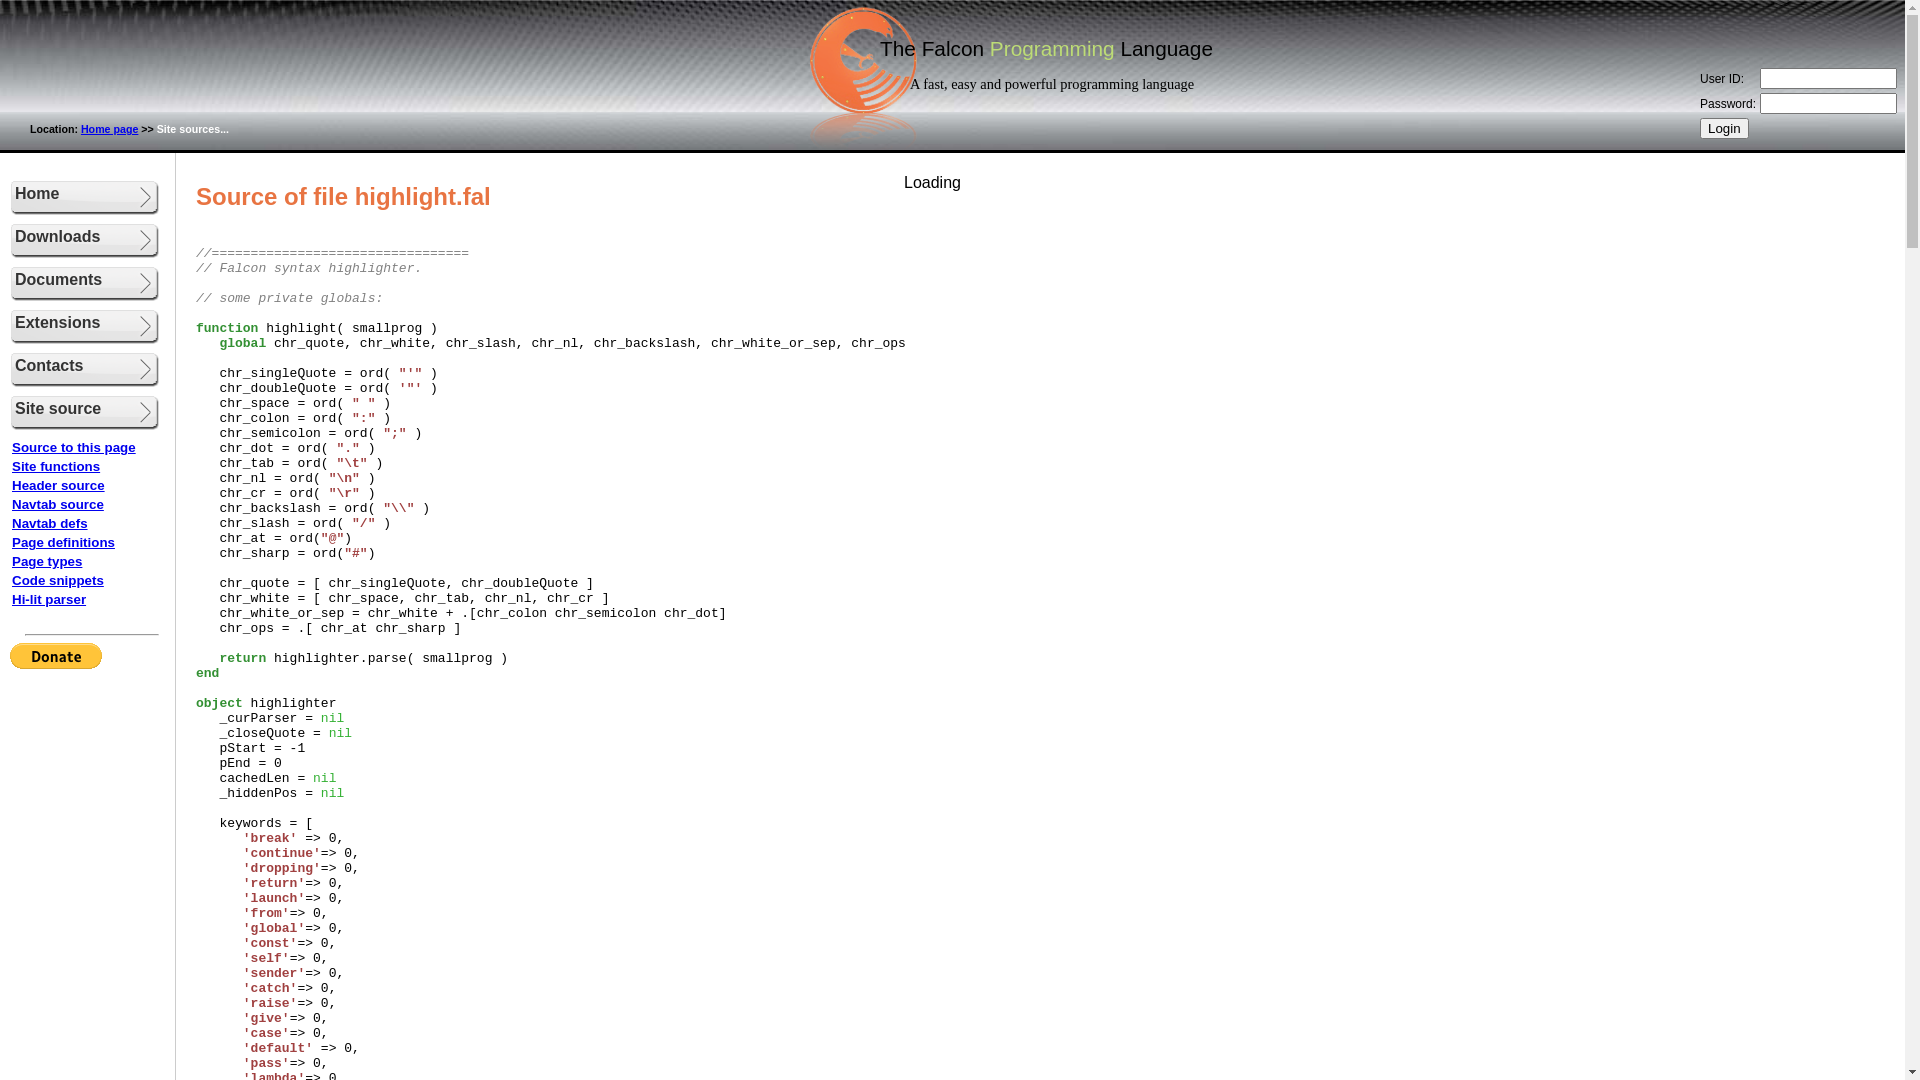 Image resolution: width=1920 pixels, height=1080 pixels. I want to click on 'Header source', so click(58, 485).